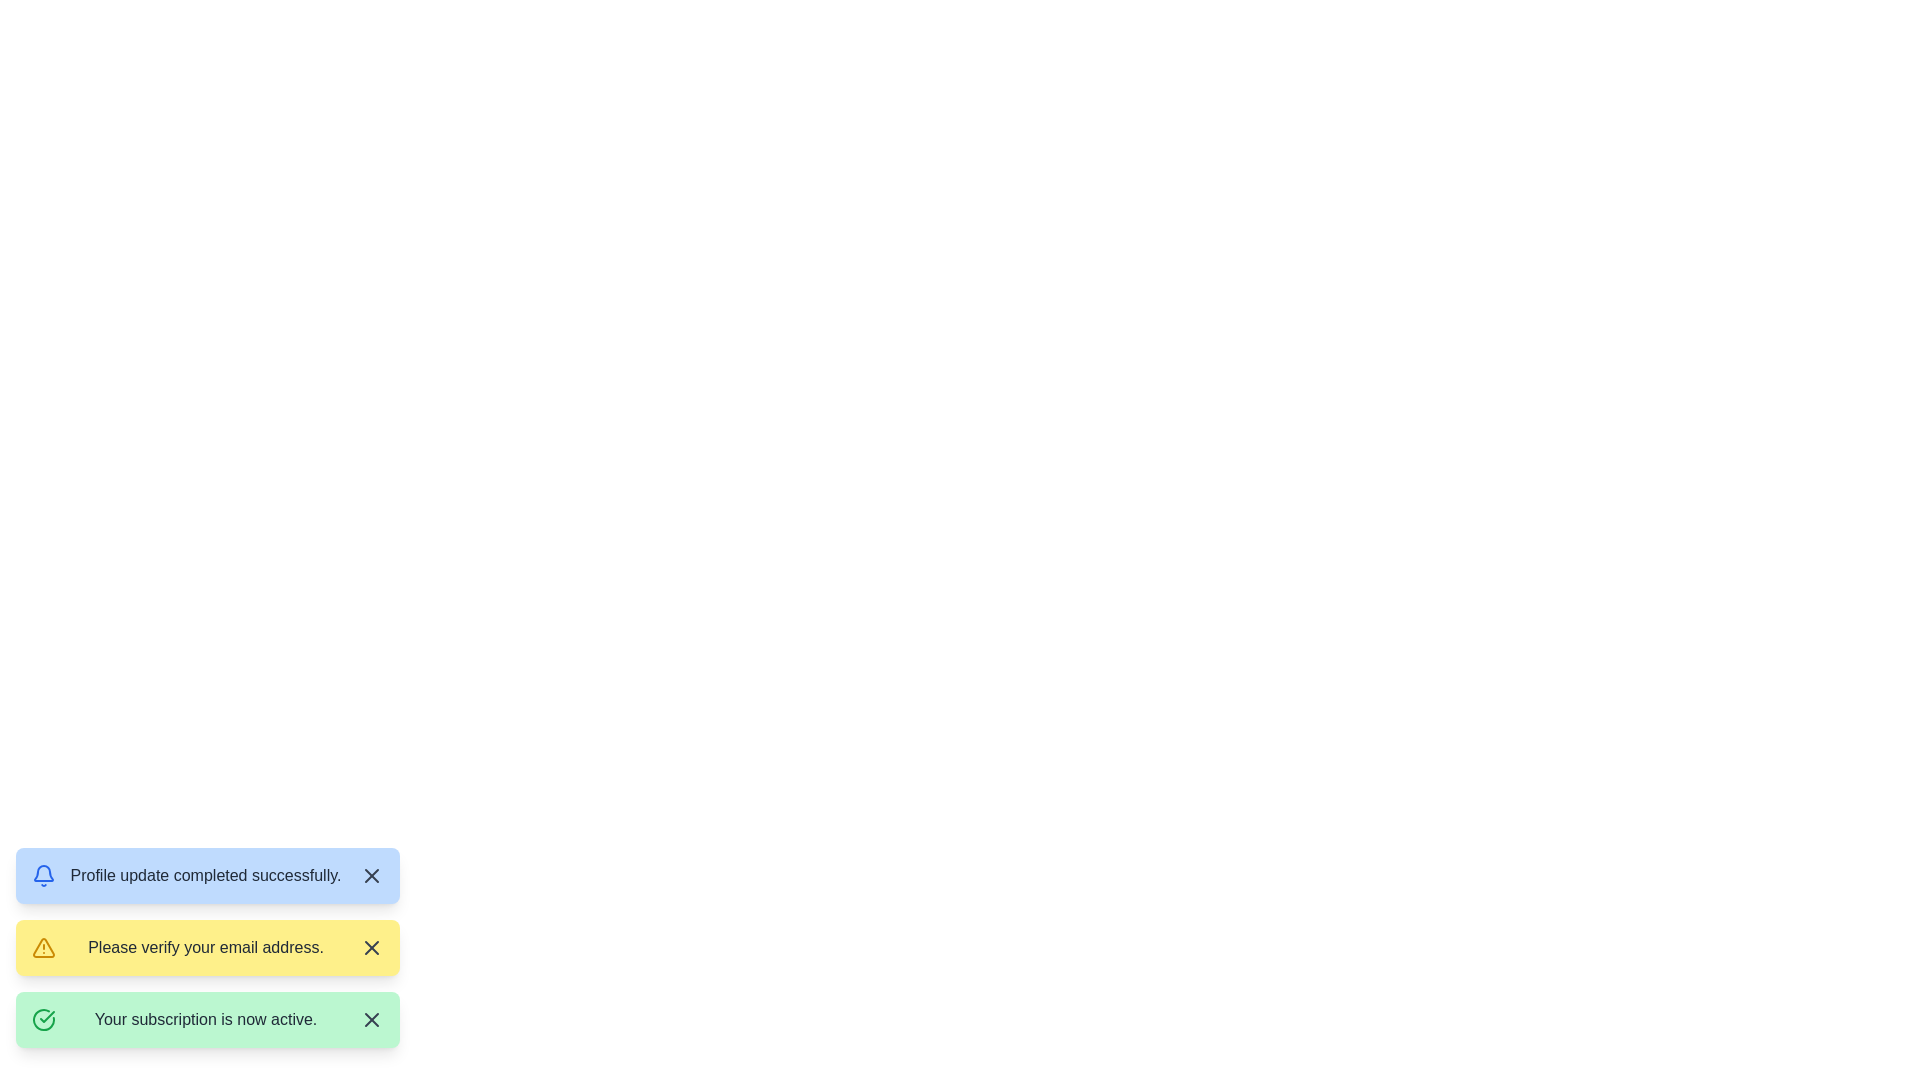 This screenshot has width=1920, height=1080. What do you see at coordinates (372, 947) in the screenshot?
I see `the 'X' button in the top-right corner of the yellow notification box` at bounding box center [372, 947].